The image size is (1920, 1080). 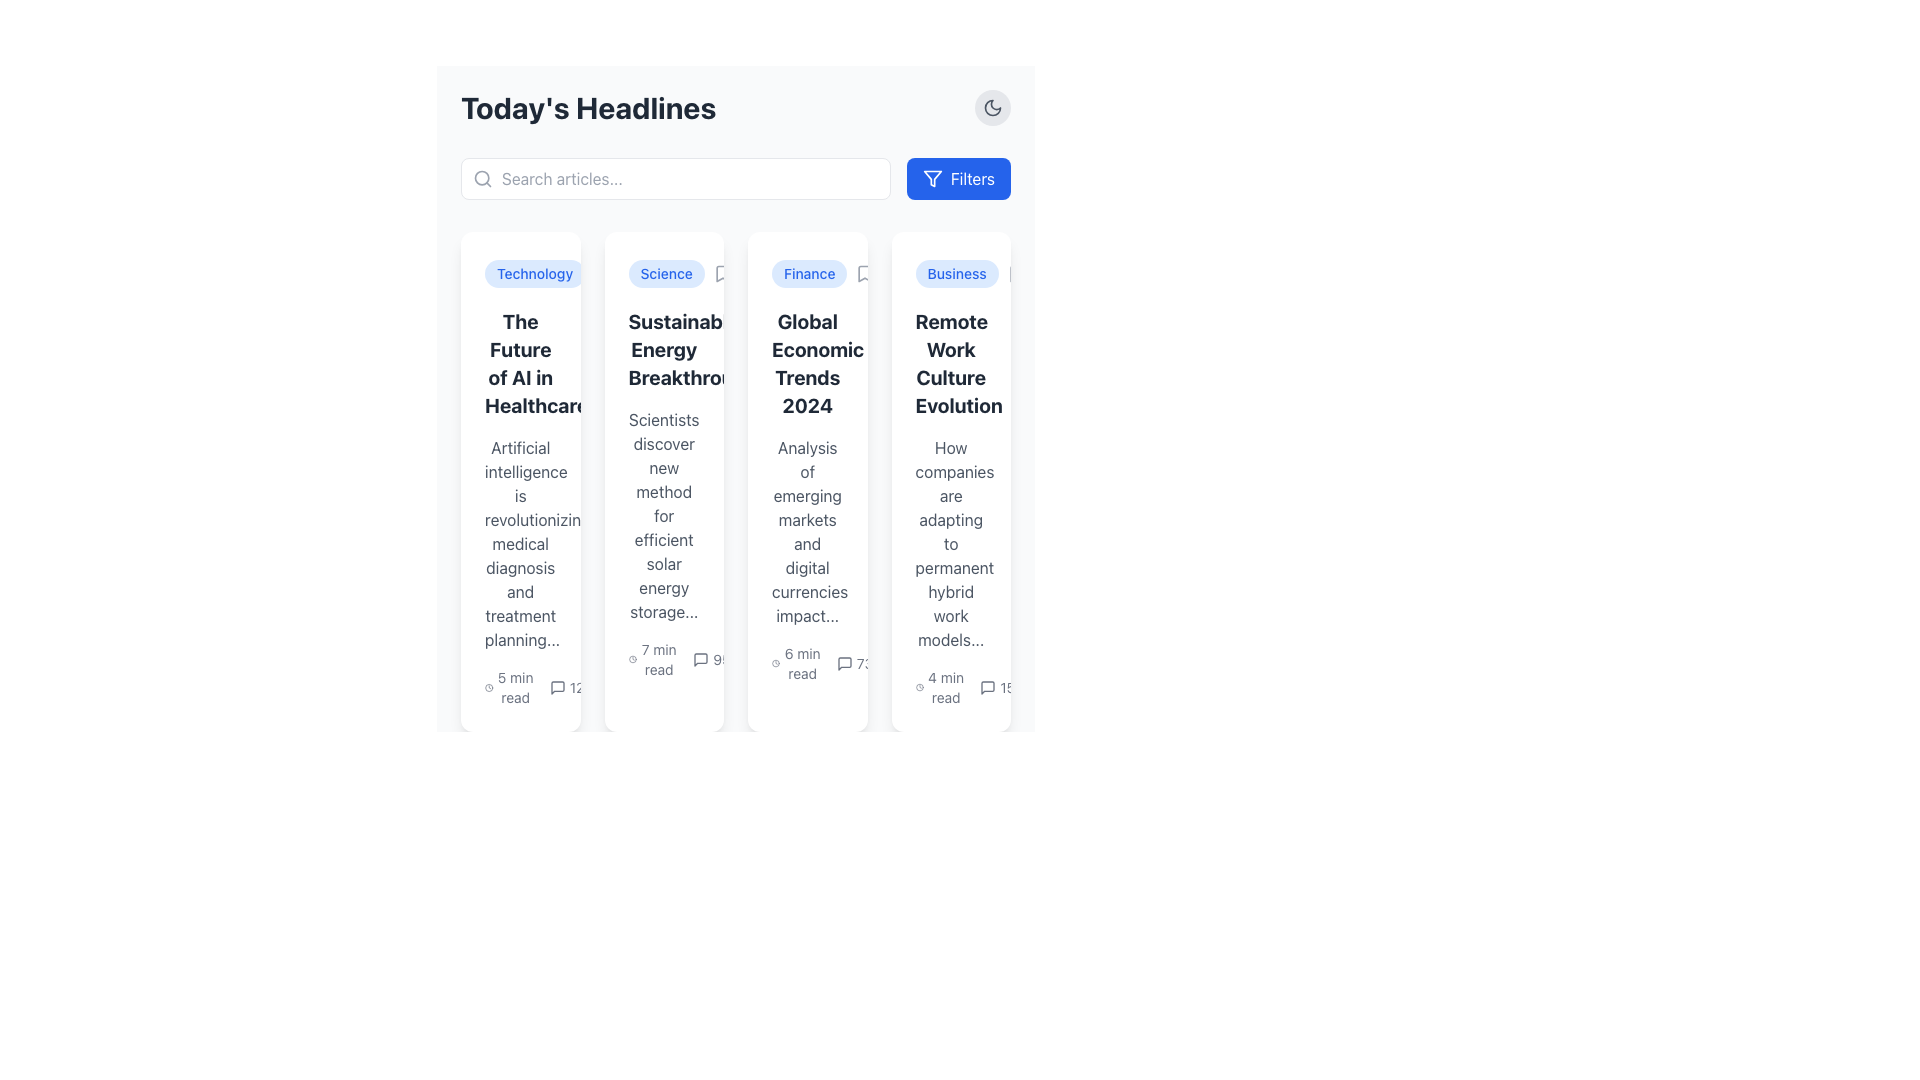 I want to click on icon-button representing the toggle for light and dark themes, located in the top-right section of the UI, for developer tools, so click(x=993, y=108).